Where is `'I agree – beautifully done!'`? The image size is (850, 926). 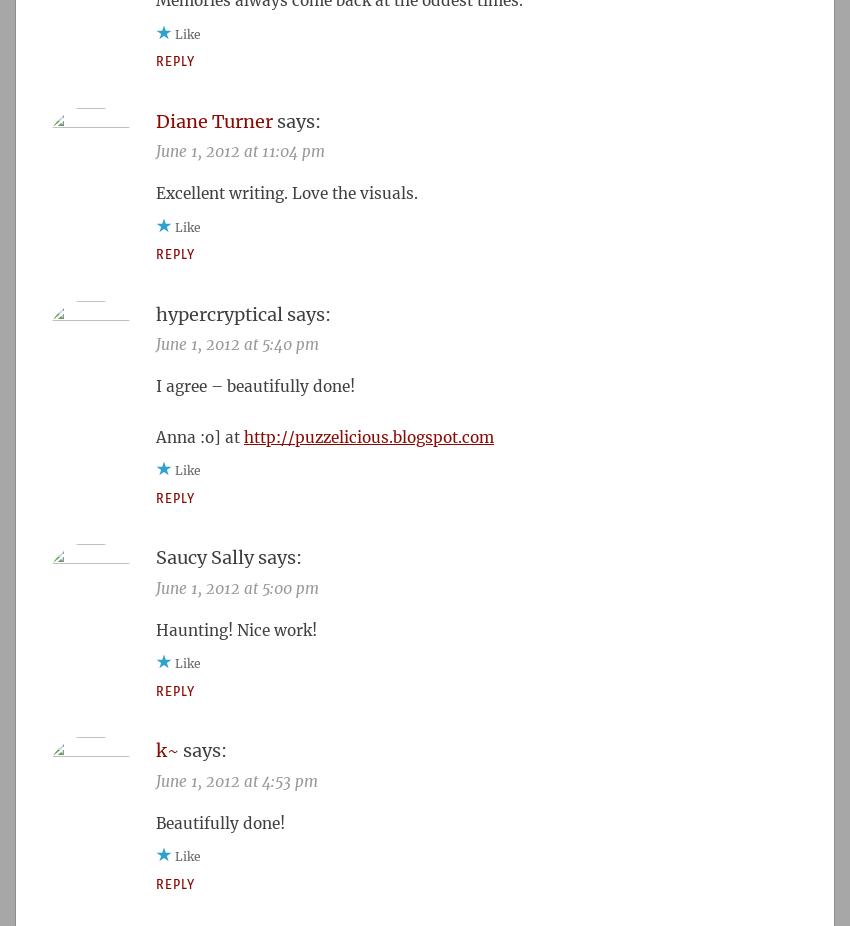
'I agree – beautifully done!' is located at coordinates (255, 386).